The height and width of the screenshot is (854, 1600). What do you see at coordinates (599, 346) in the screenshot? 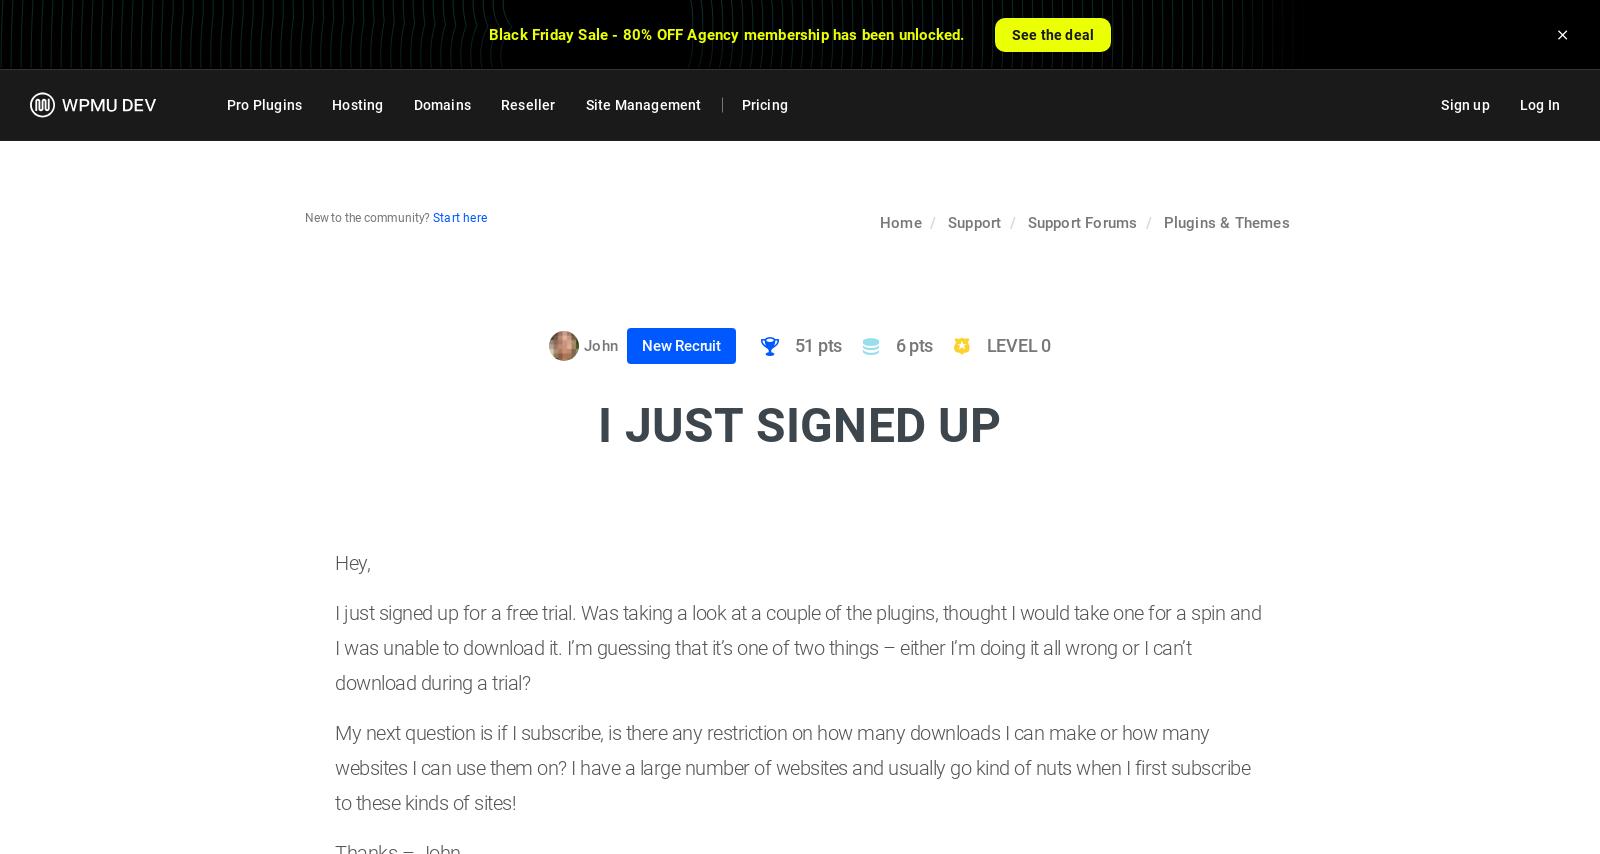
I see `'John'` at bounding box center [599, 346].